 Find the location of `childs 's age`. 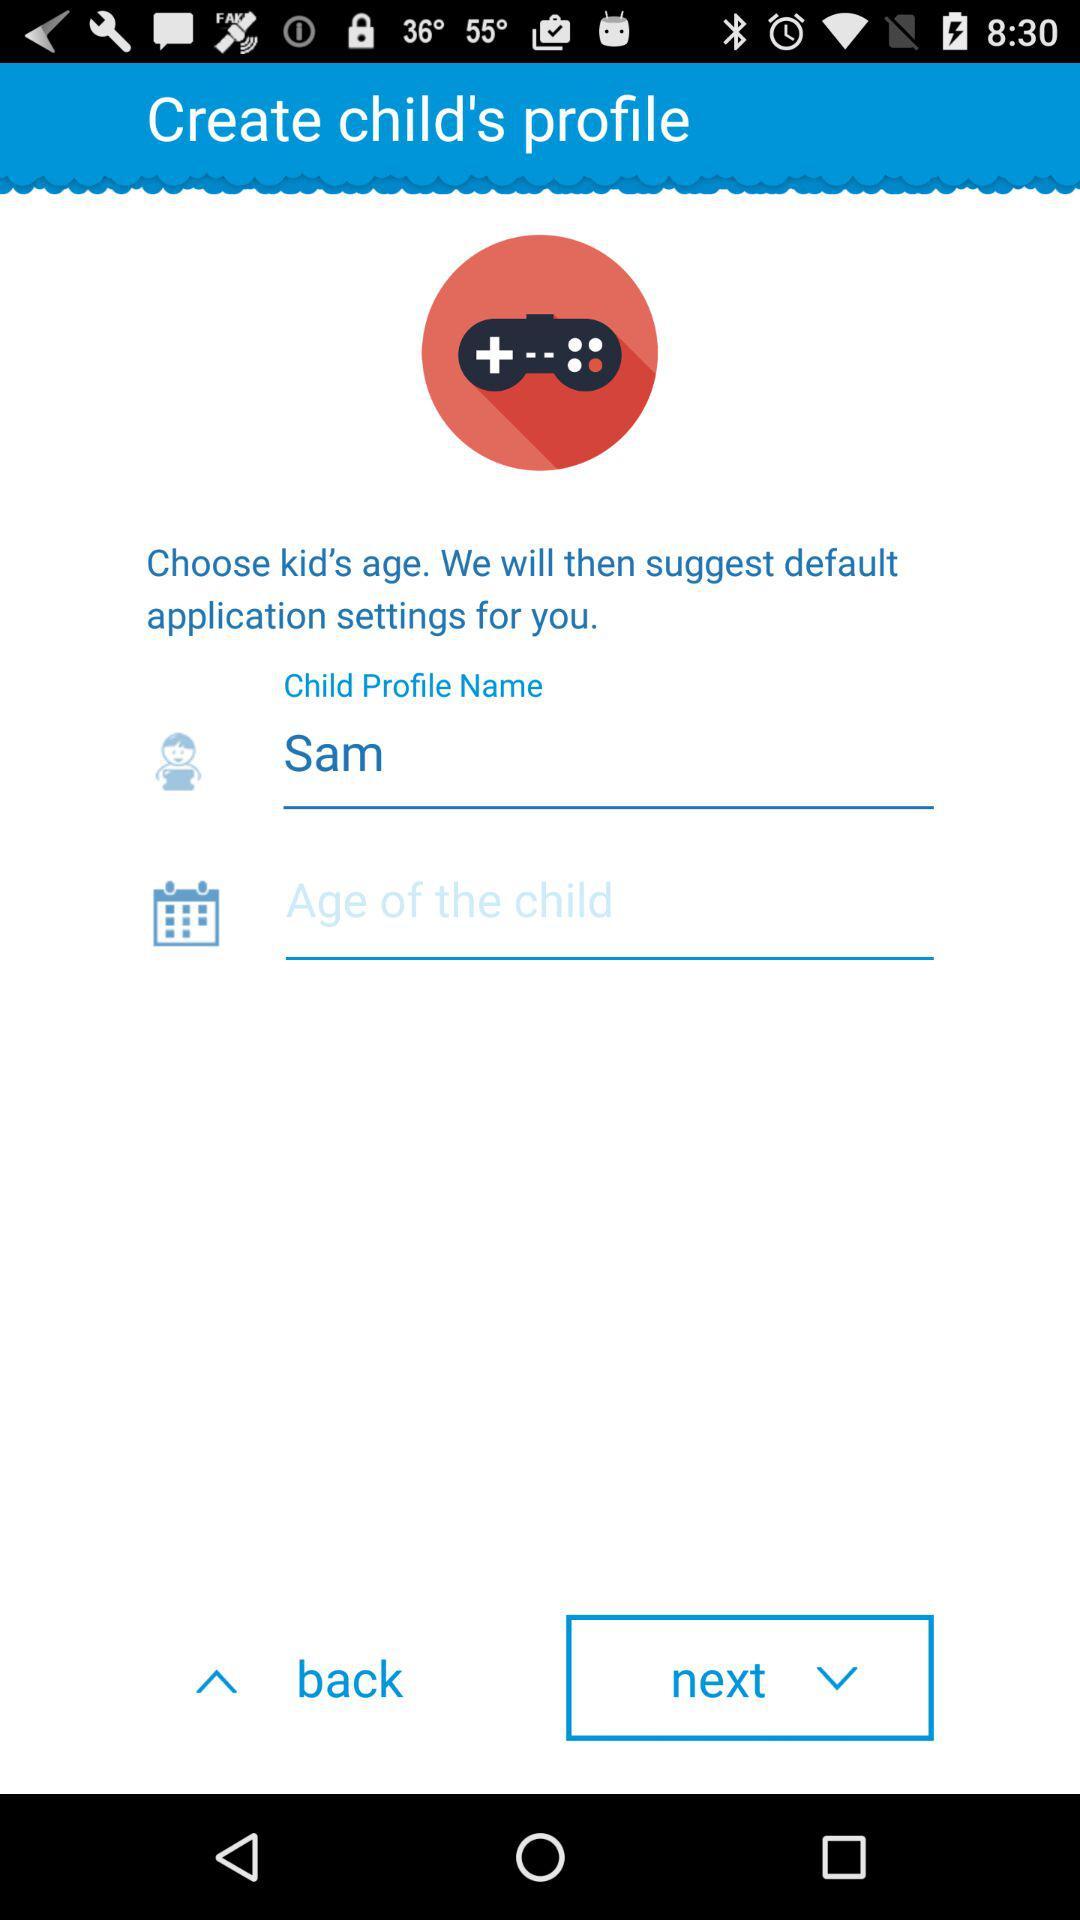

childs 's age is located at coordinates (608, 911).